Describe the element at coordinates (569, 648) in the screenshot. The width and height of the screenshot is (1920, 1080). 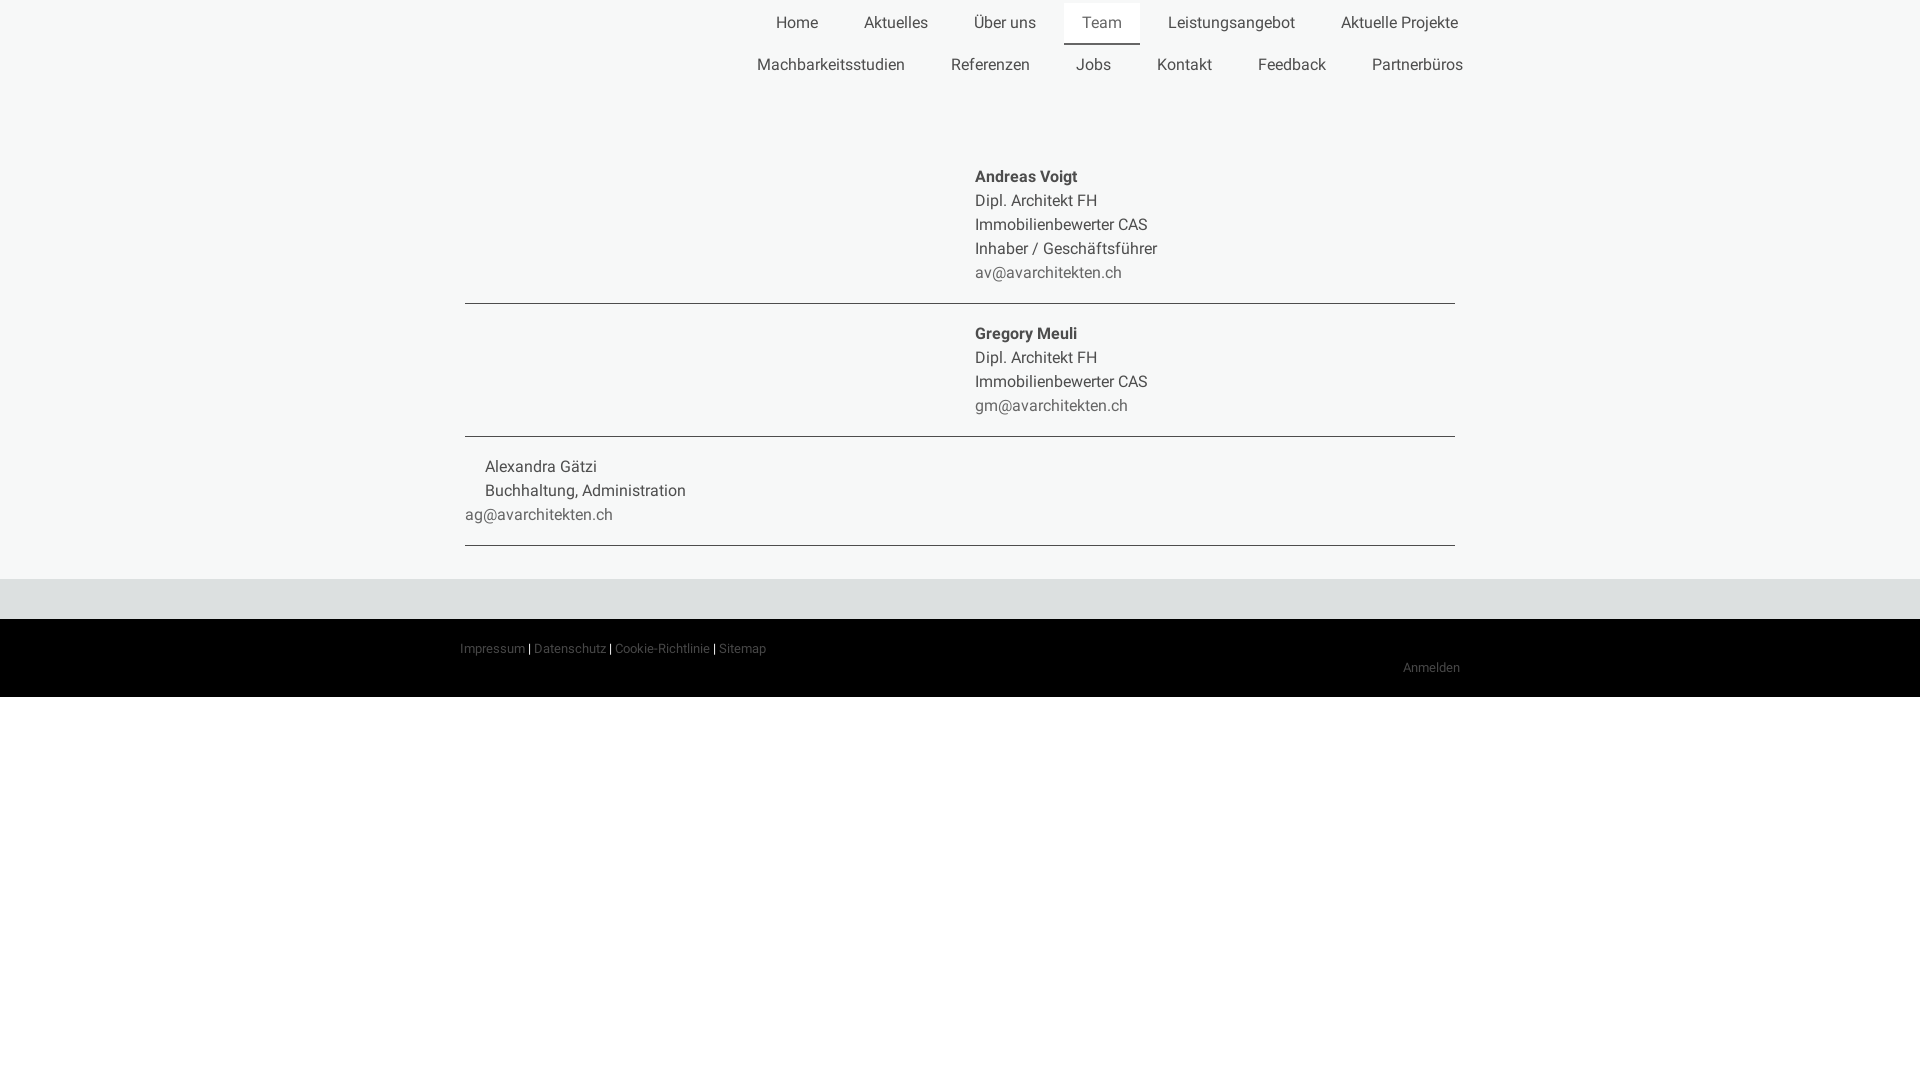
I see `'Datenschutz'` at that location.